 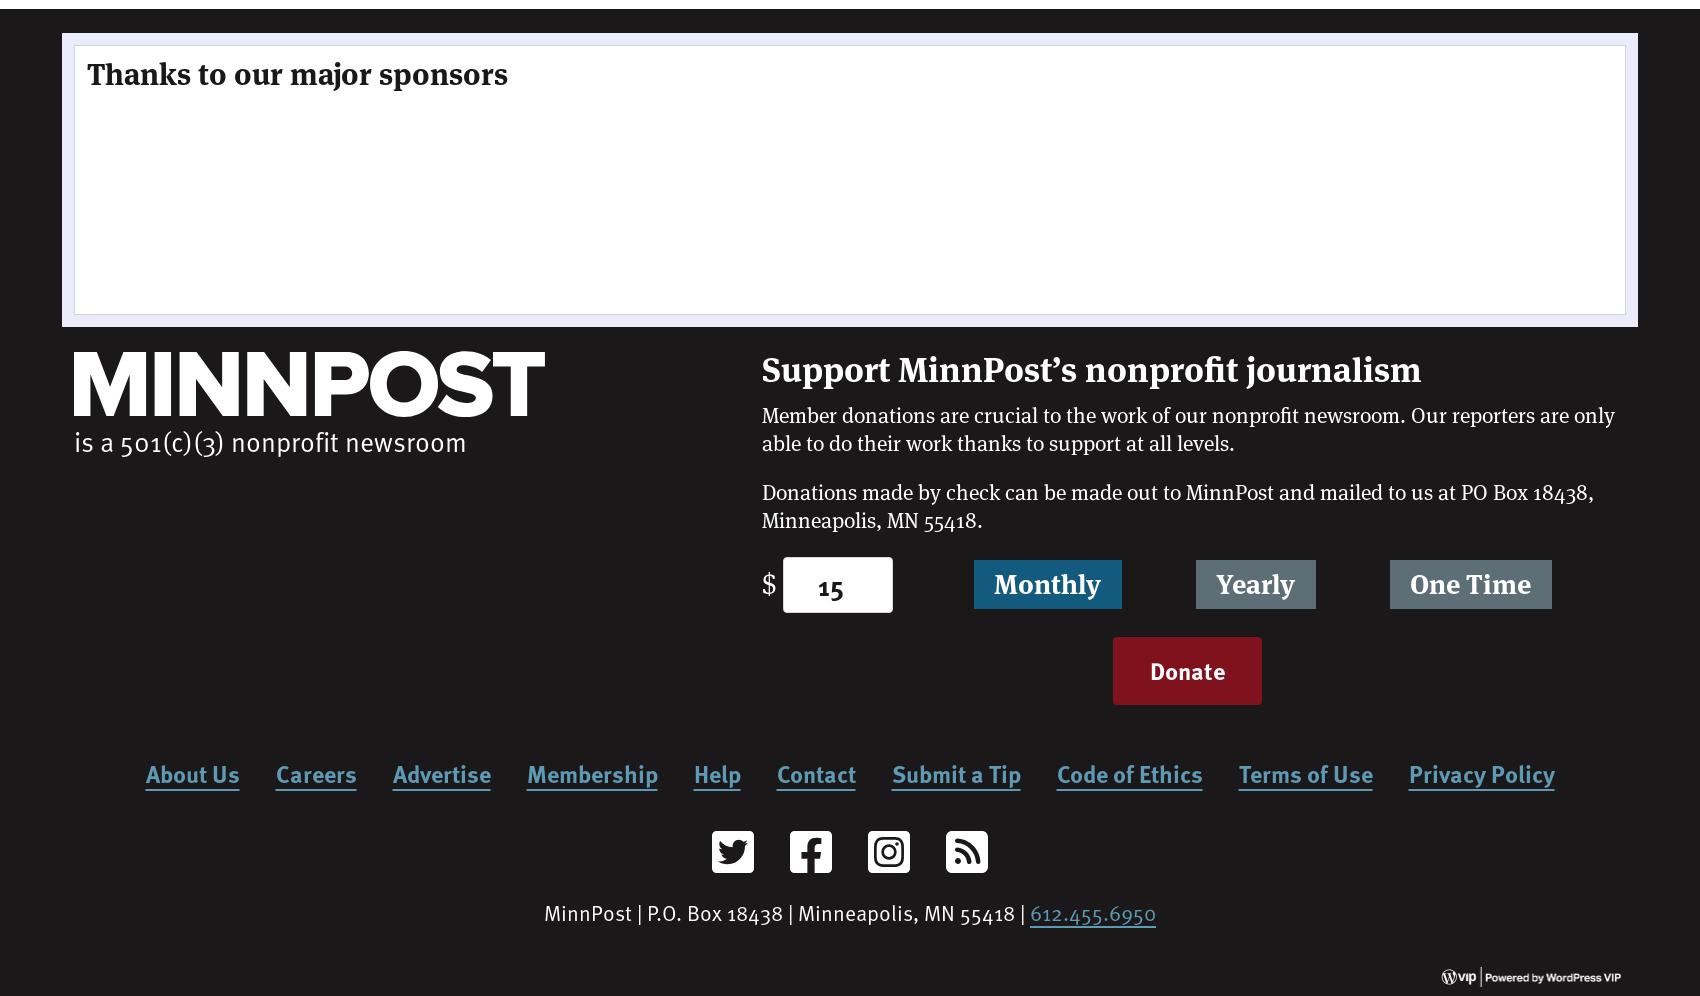 What do you see at coordinates (1128, 772) in the screenshot?
I see `'Code of Ethics'` at bounding box center [1128, 772].